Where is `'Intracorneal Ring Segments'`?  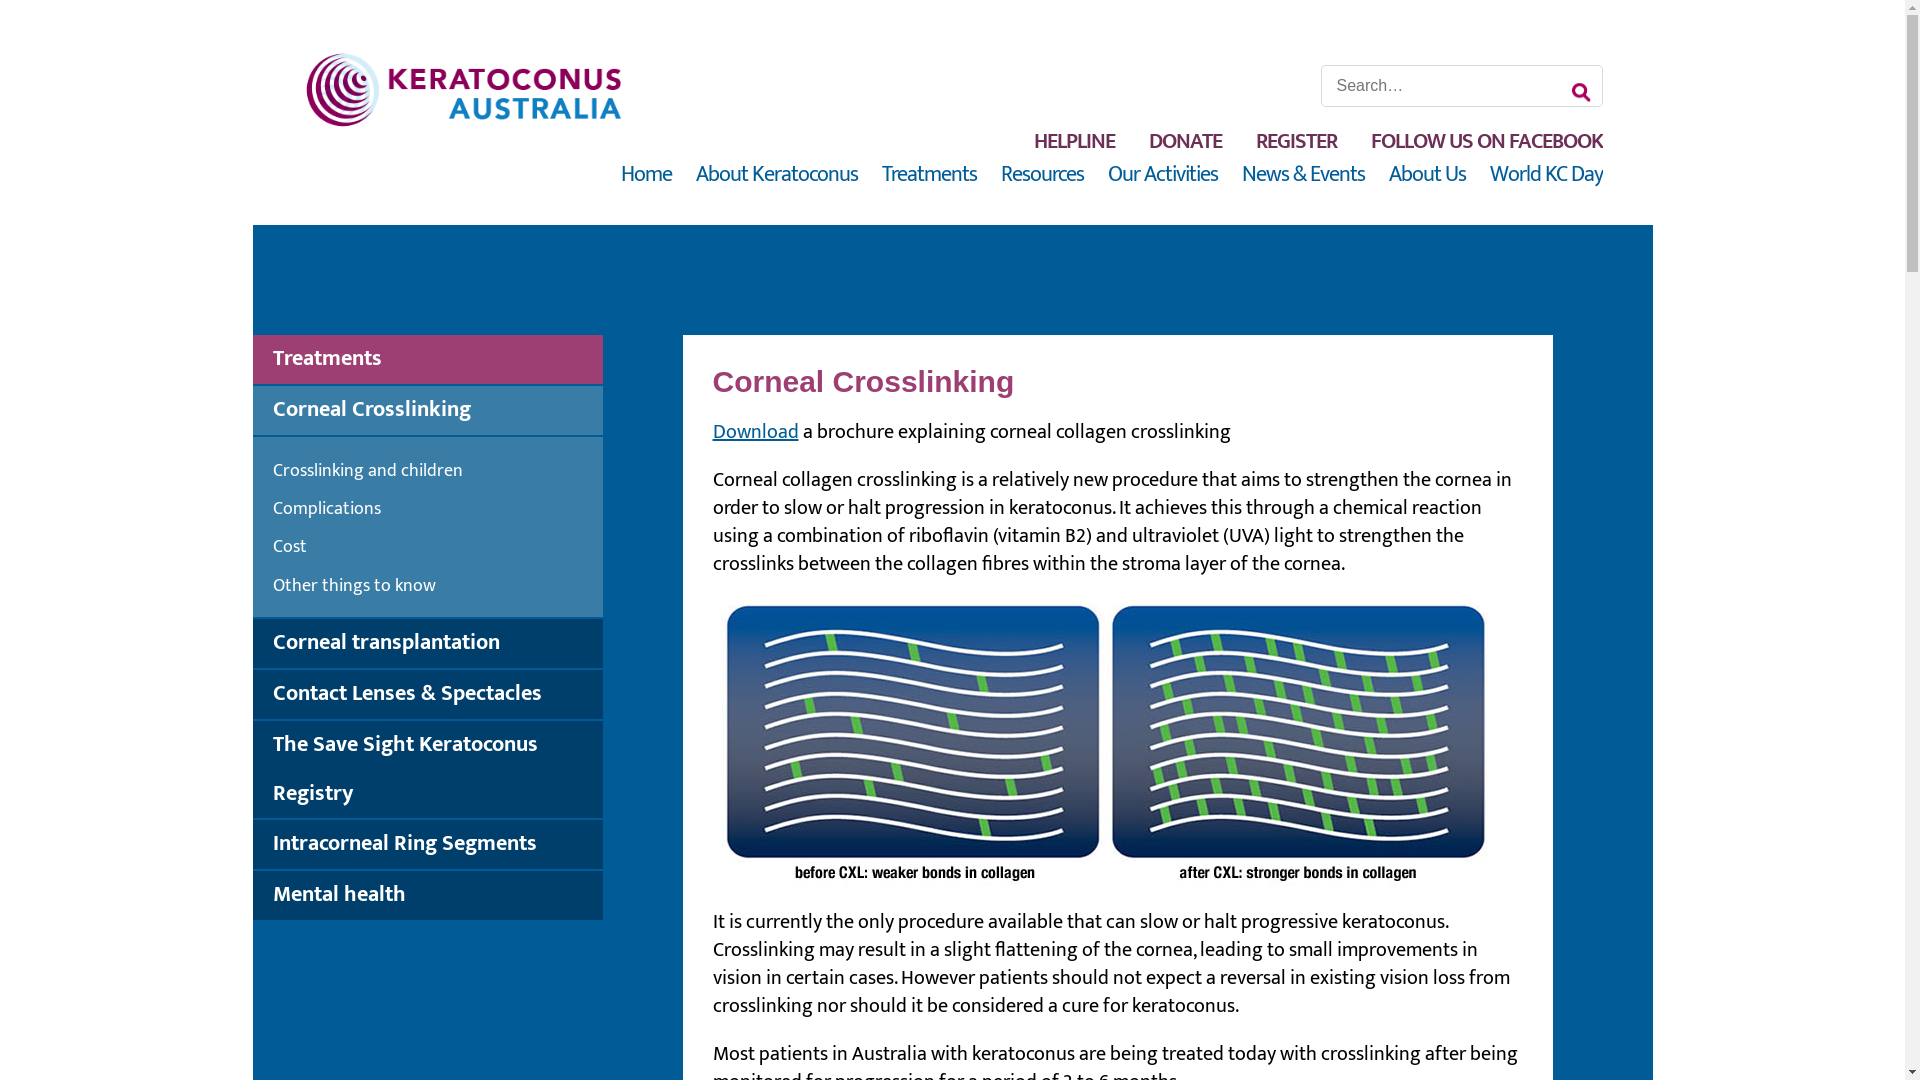 'Intracorneal Ring Segments' is located at coordinates (271, 844).